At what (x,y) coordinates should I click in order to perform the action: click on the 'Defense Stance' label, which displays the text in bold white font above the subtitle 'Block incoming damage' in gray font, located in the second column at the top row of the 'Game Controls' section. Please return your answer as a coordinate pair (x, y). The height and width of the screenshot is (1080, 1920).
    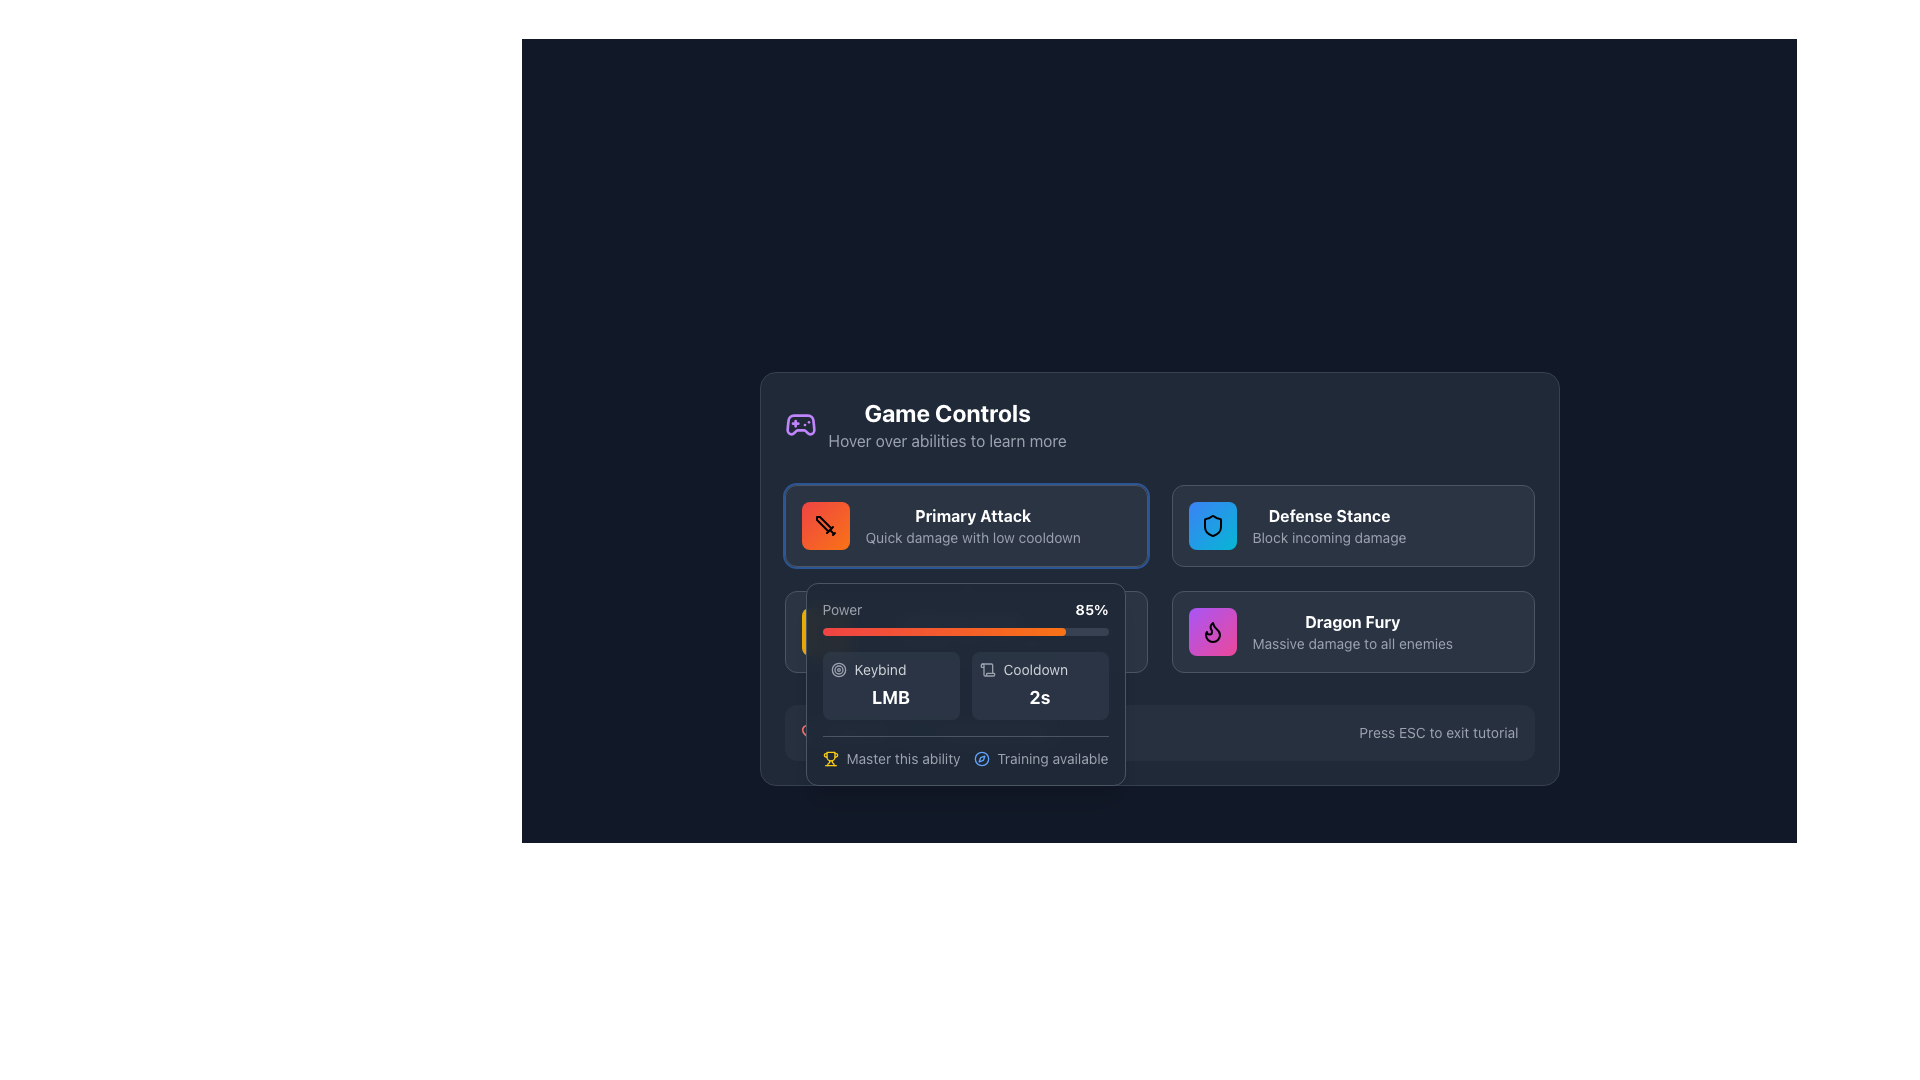
    Looking at the image, I should click on (1329, 524).